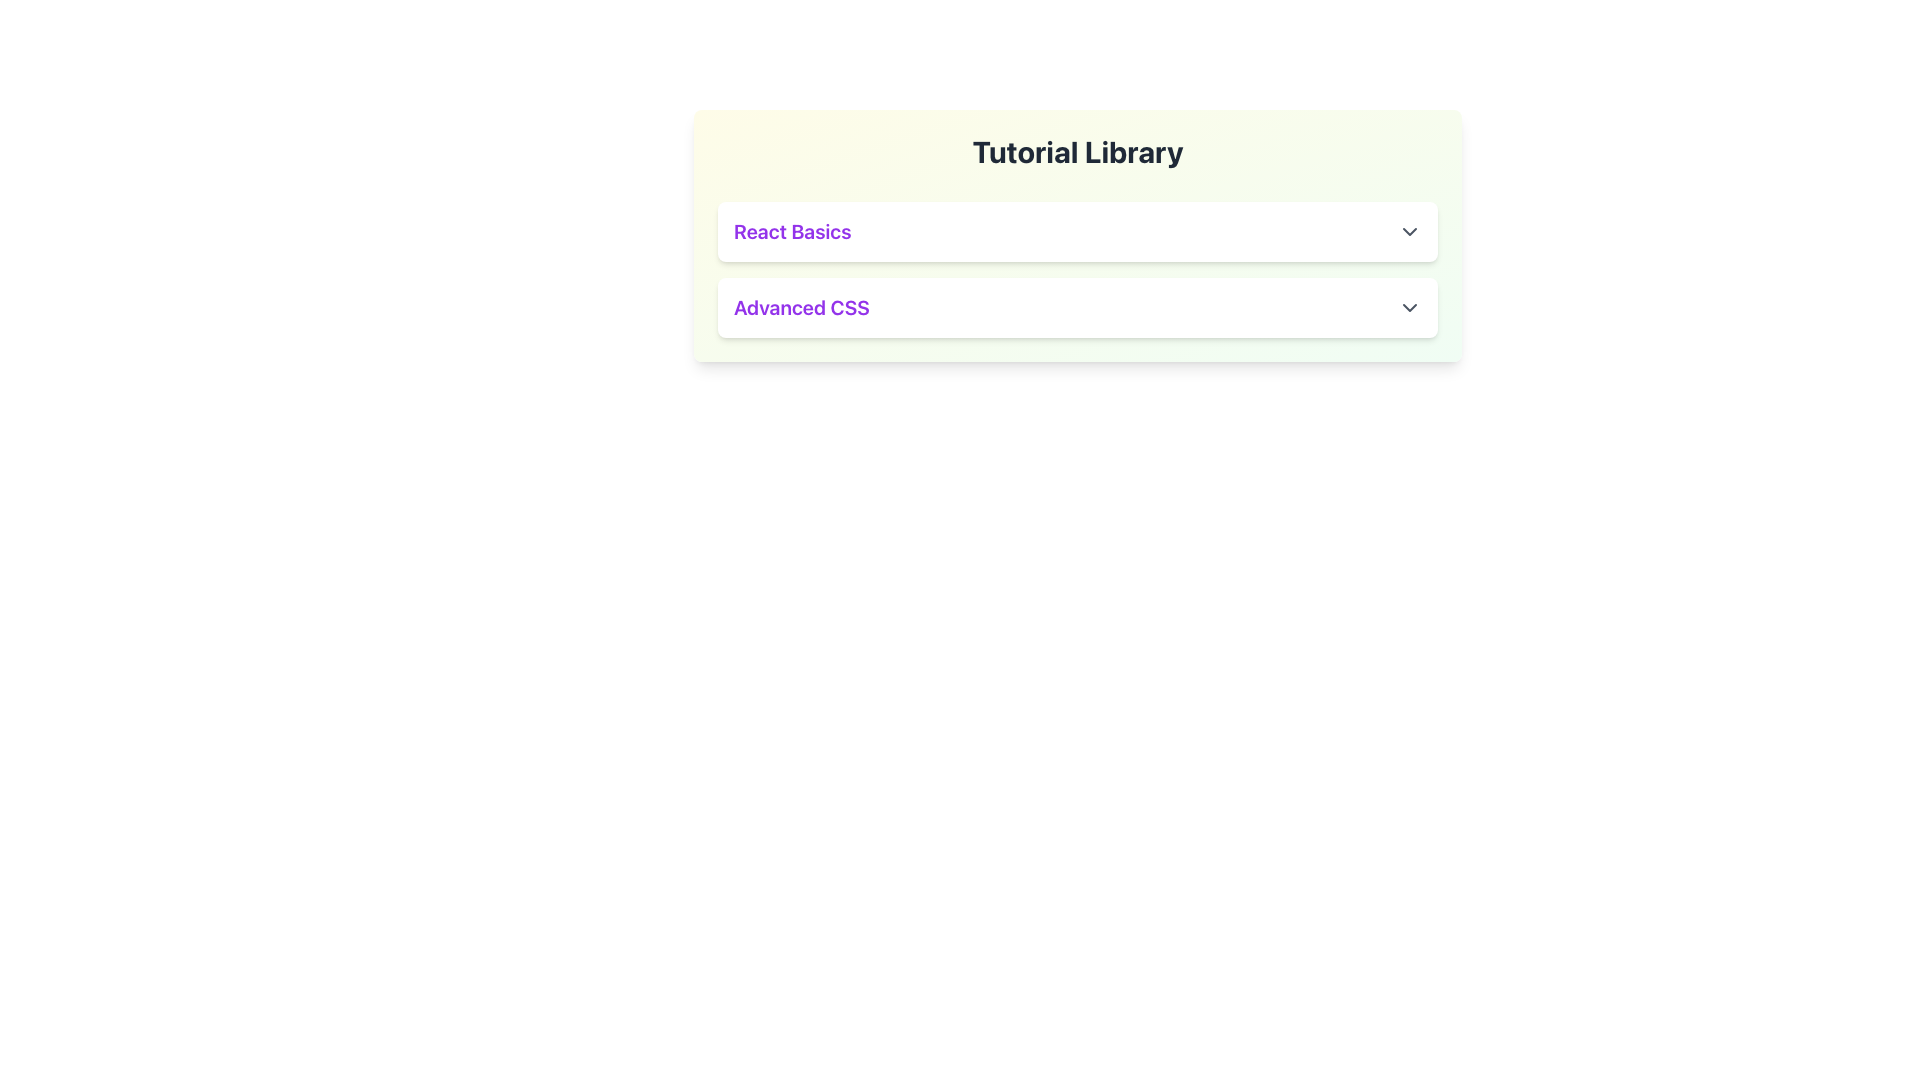 This screenshot has width=1920, height=1080. What do you see at coordinates (791, 230) in the screenshot?
I see `the Text Label that serves as a title or label for a specific tutorial or section, guiding the user to identify the content` at bounding box center [791, 230].